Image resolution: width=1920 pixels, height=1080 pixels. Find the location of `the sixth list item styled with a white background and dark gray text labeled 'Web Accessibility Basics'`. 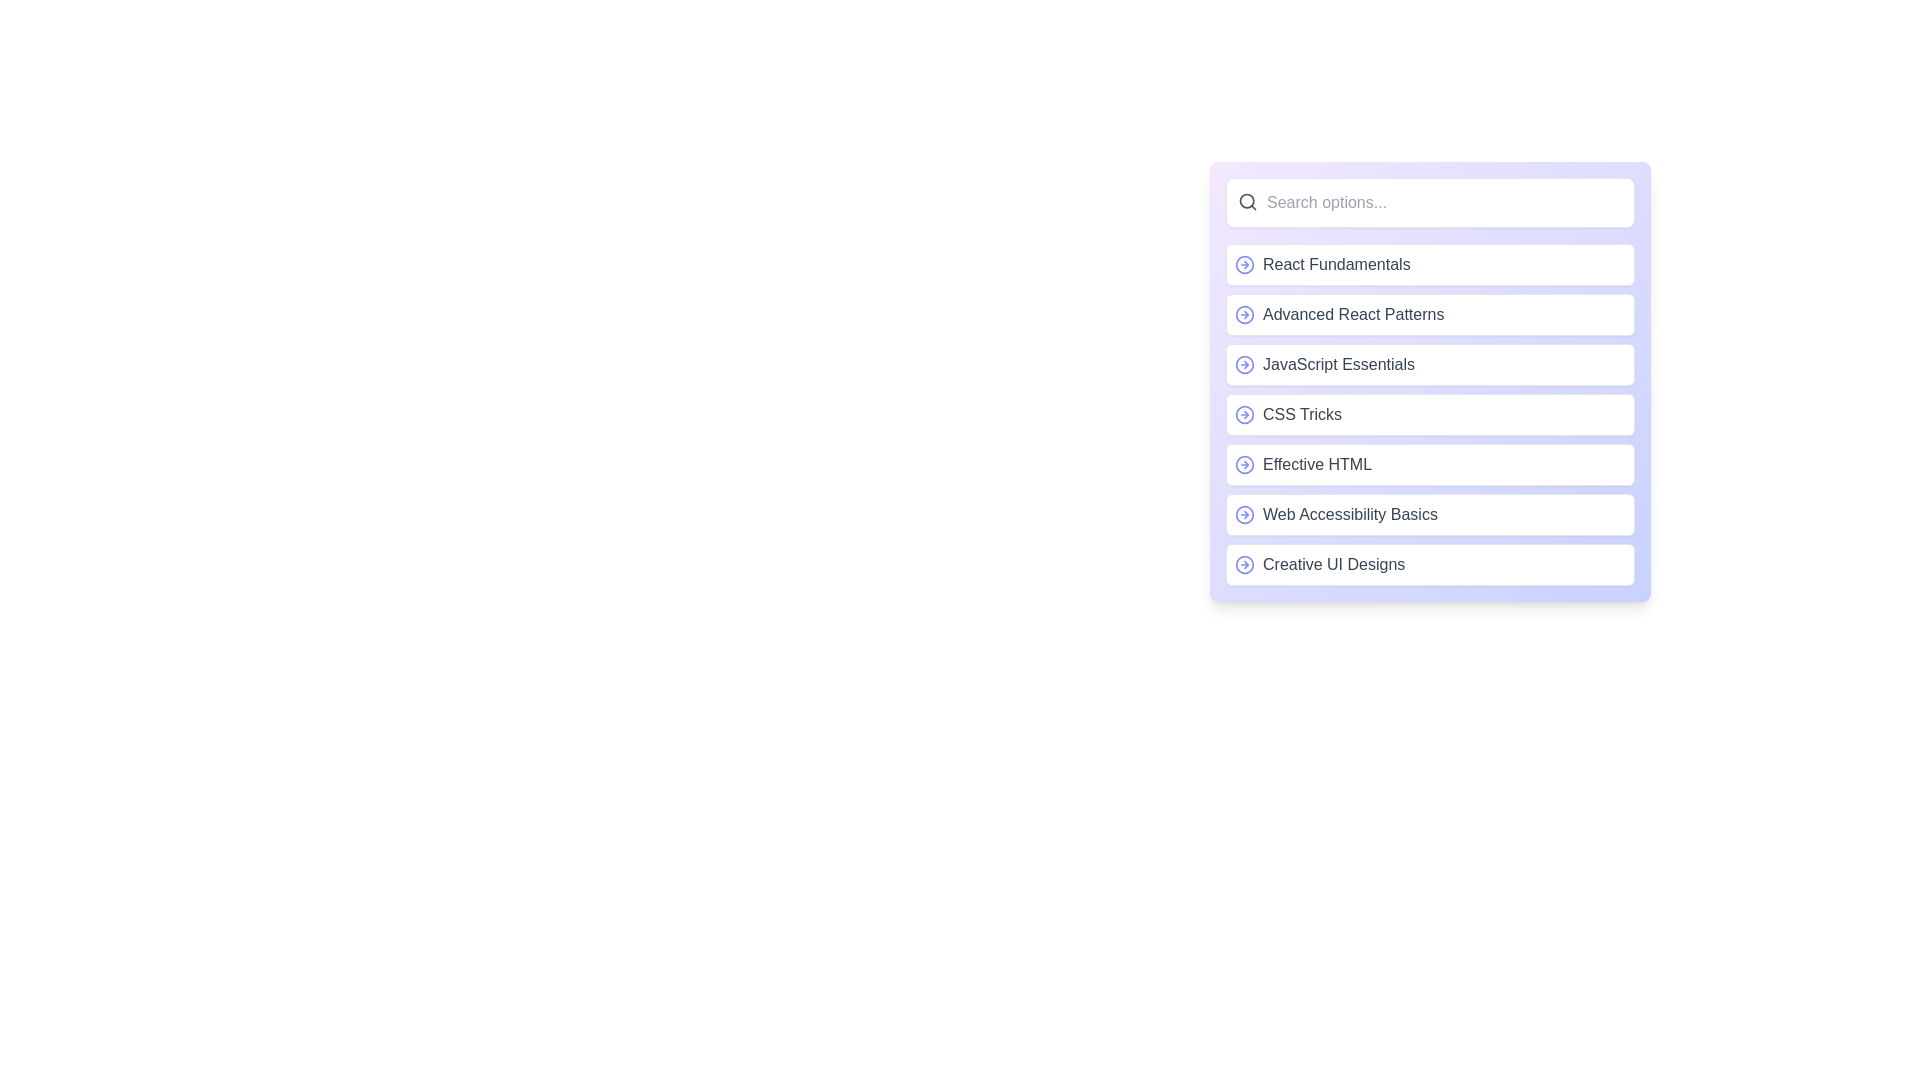

the sixth list item styled with a white background and dark gray text labeled 'Web Accessibility Basics' is located at coordinates (1429, 514).